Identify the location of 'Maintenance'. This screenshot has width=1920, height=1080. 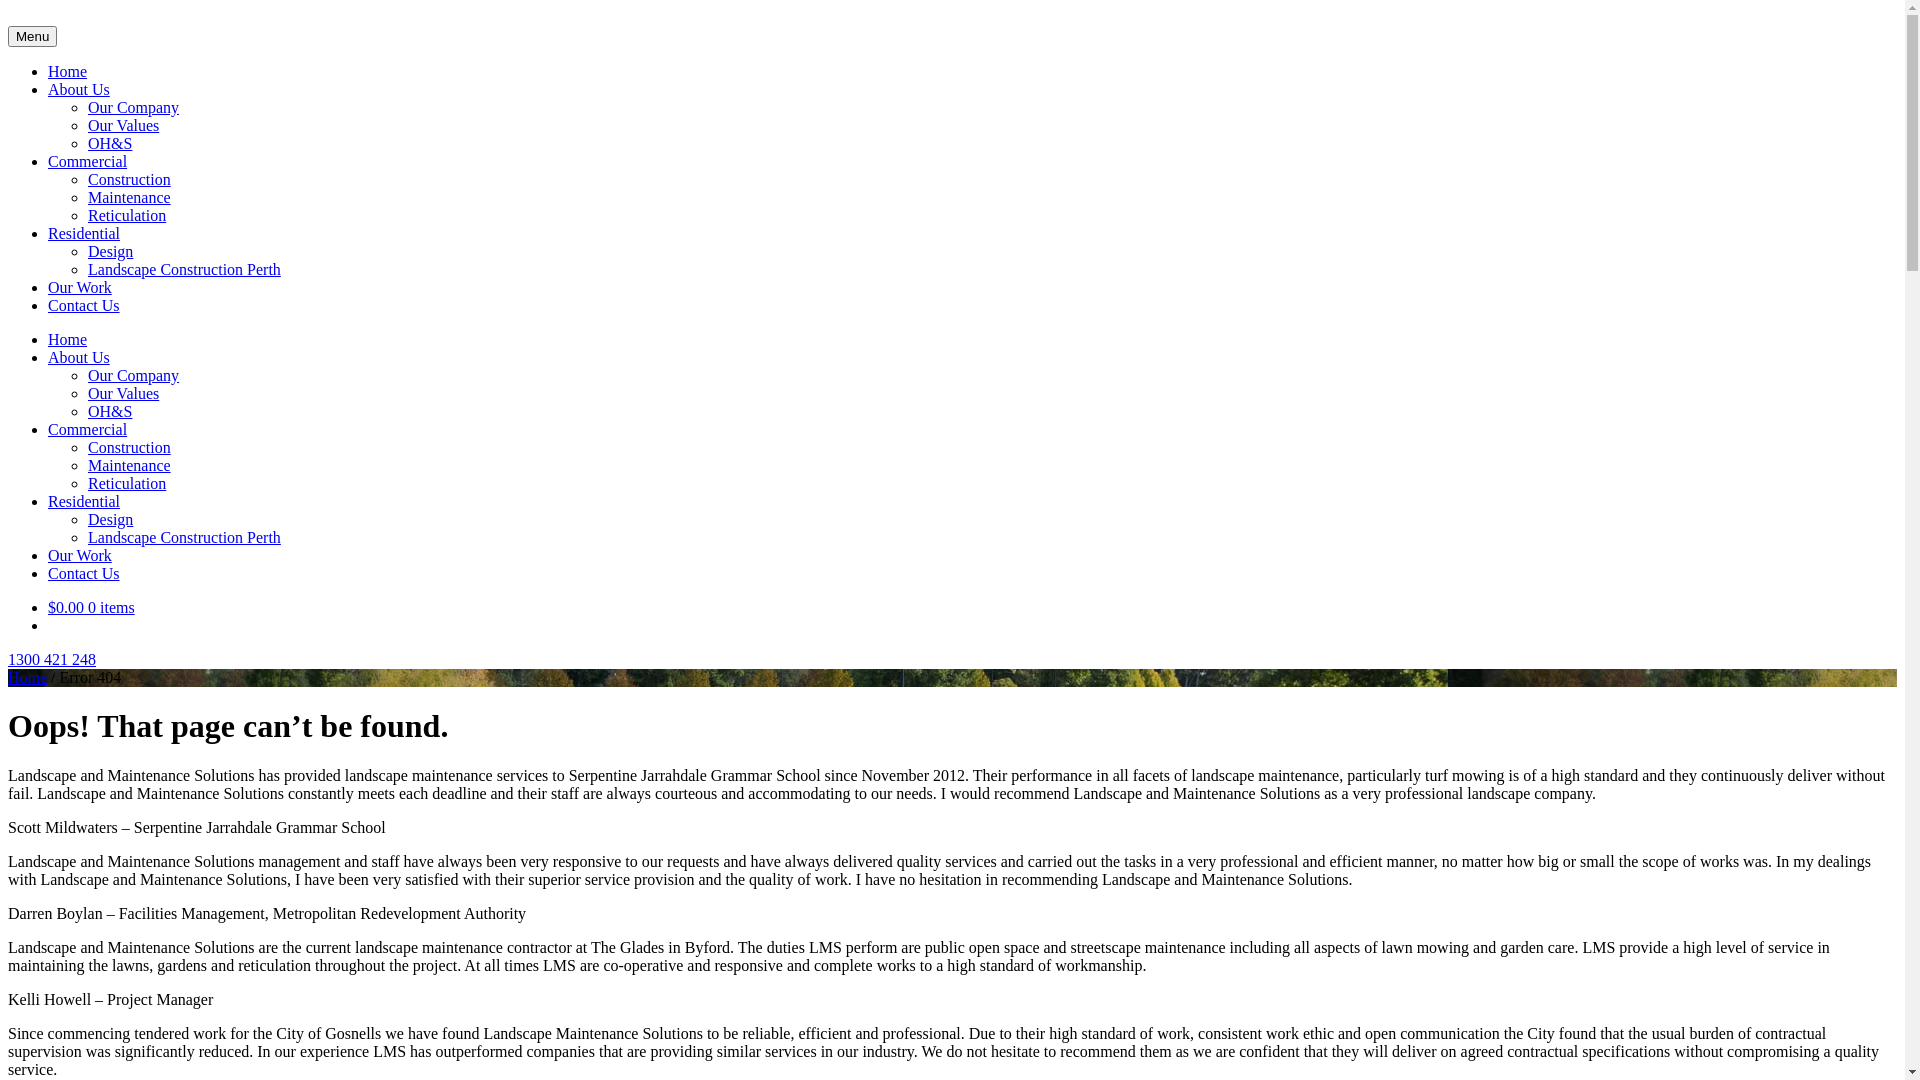
(128, 197).